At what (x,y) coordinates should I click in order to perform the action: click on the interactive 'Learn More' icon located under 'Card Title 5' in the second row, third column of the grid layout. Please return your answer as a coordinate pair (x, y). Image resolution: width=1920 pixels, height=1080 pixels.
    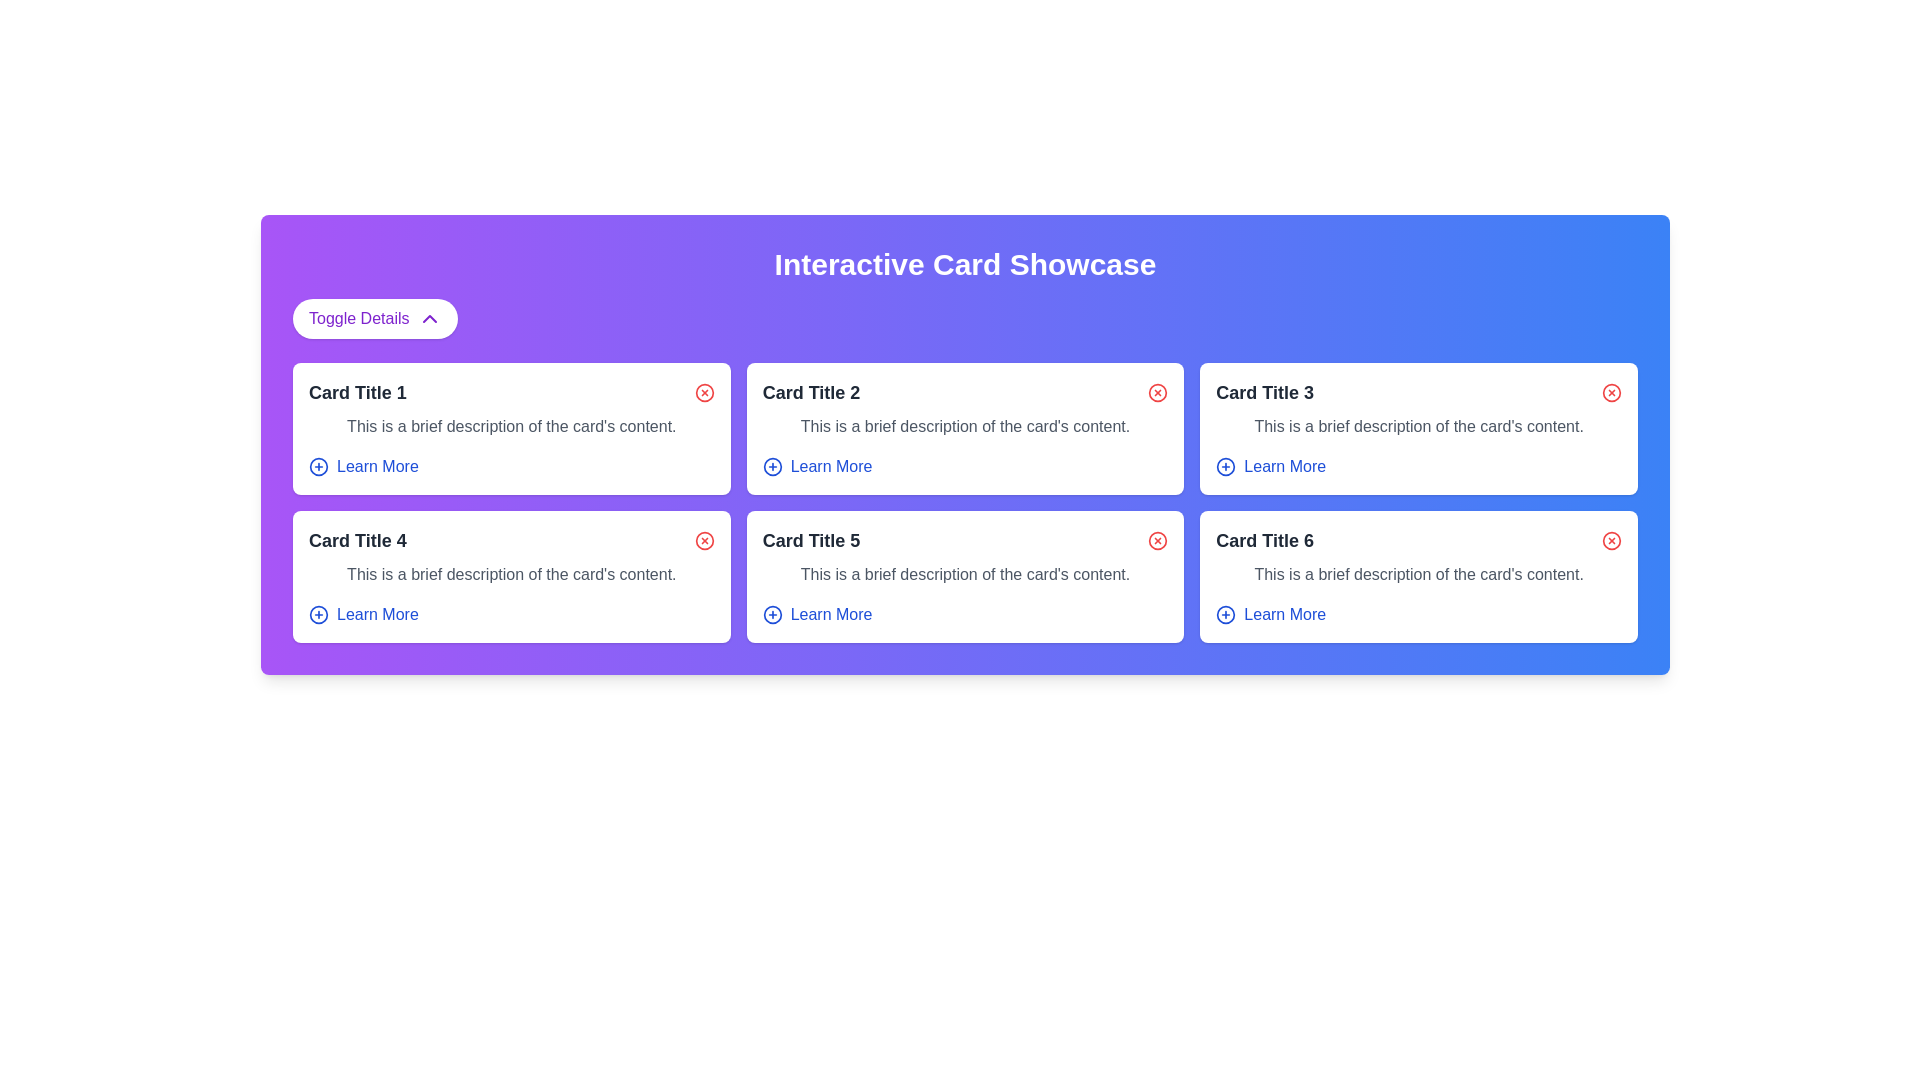
    Looking at the image, I should click on (771, 613).